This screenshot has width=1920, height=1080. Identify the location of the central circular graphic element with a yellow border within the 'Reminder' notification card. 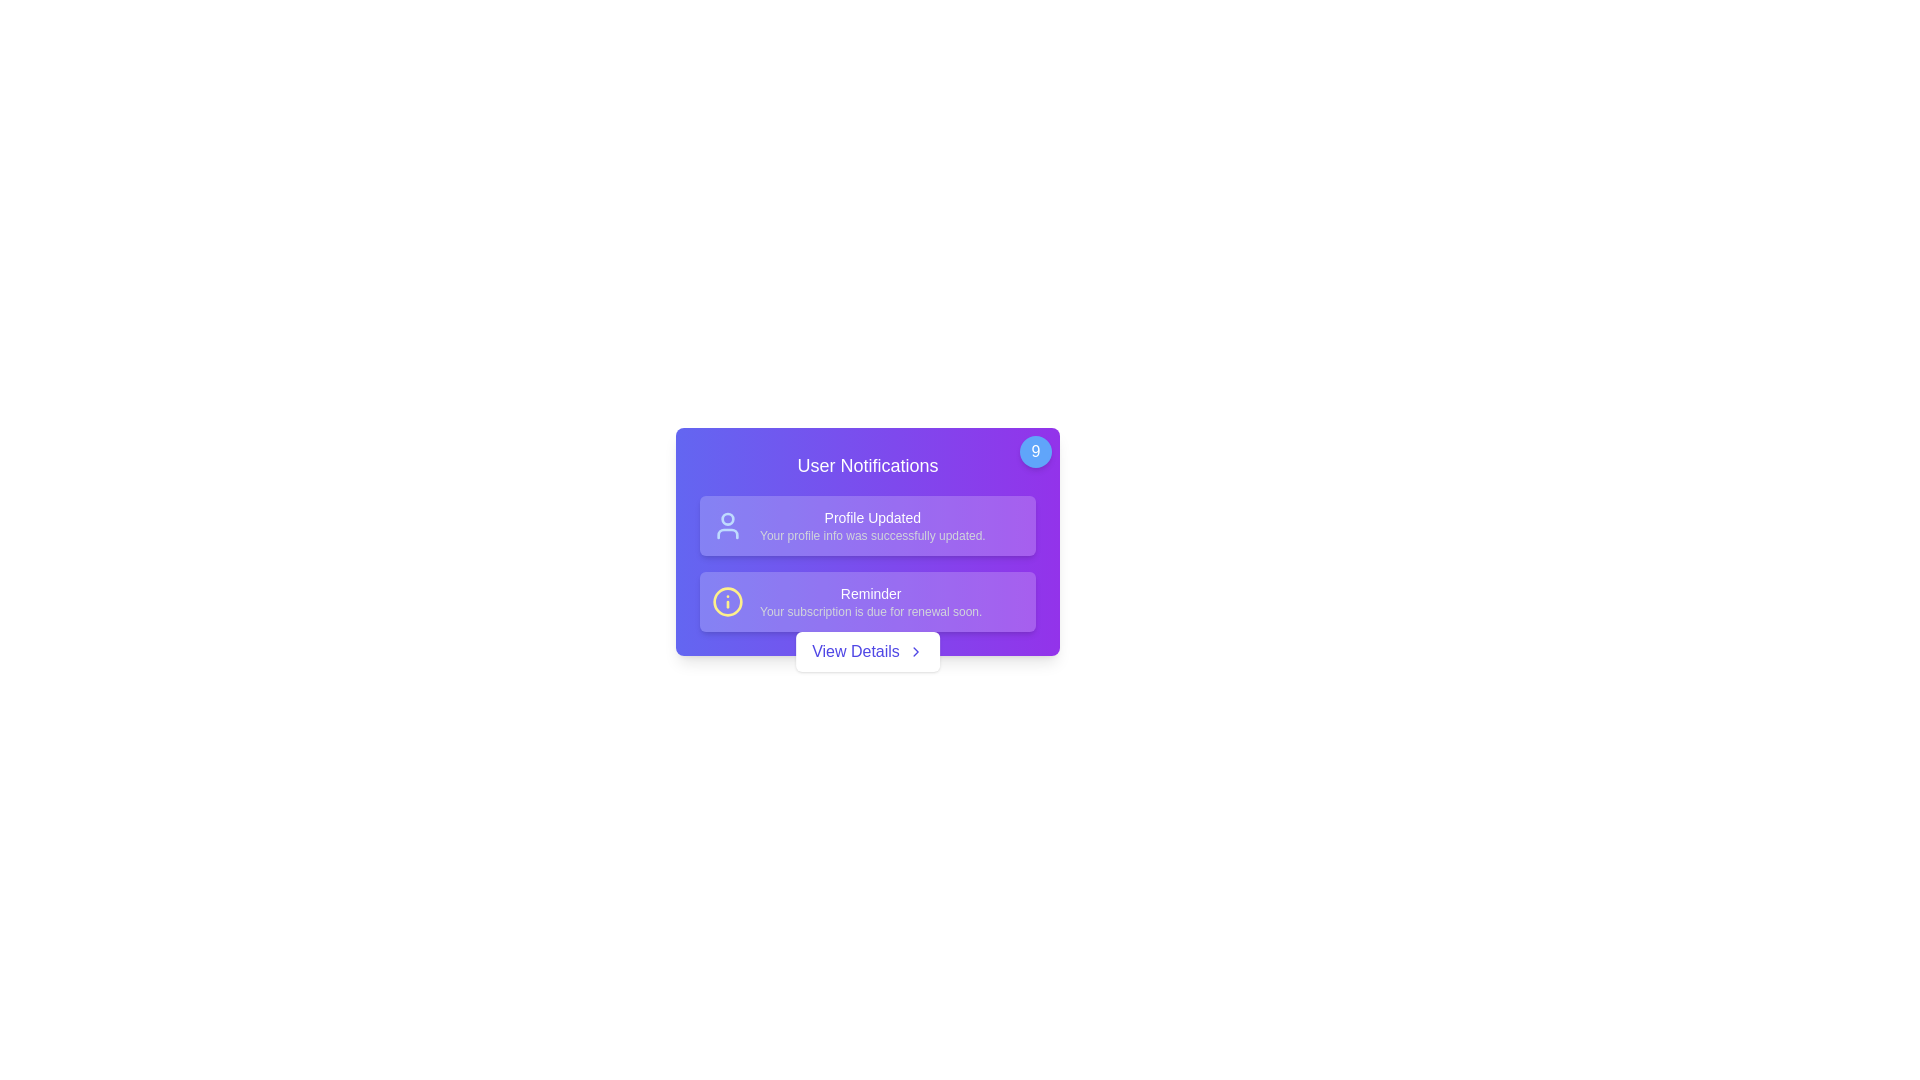
(727, 600).